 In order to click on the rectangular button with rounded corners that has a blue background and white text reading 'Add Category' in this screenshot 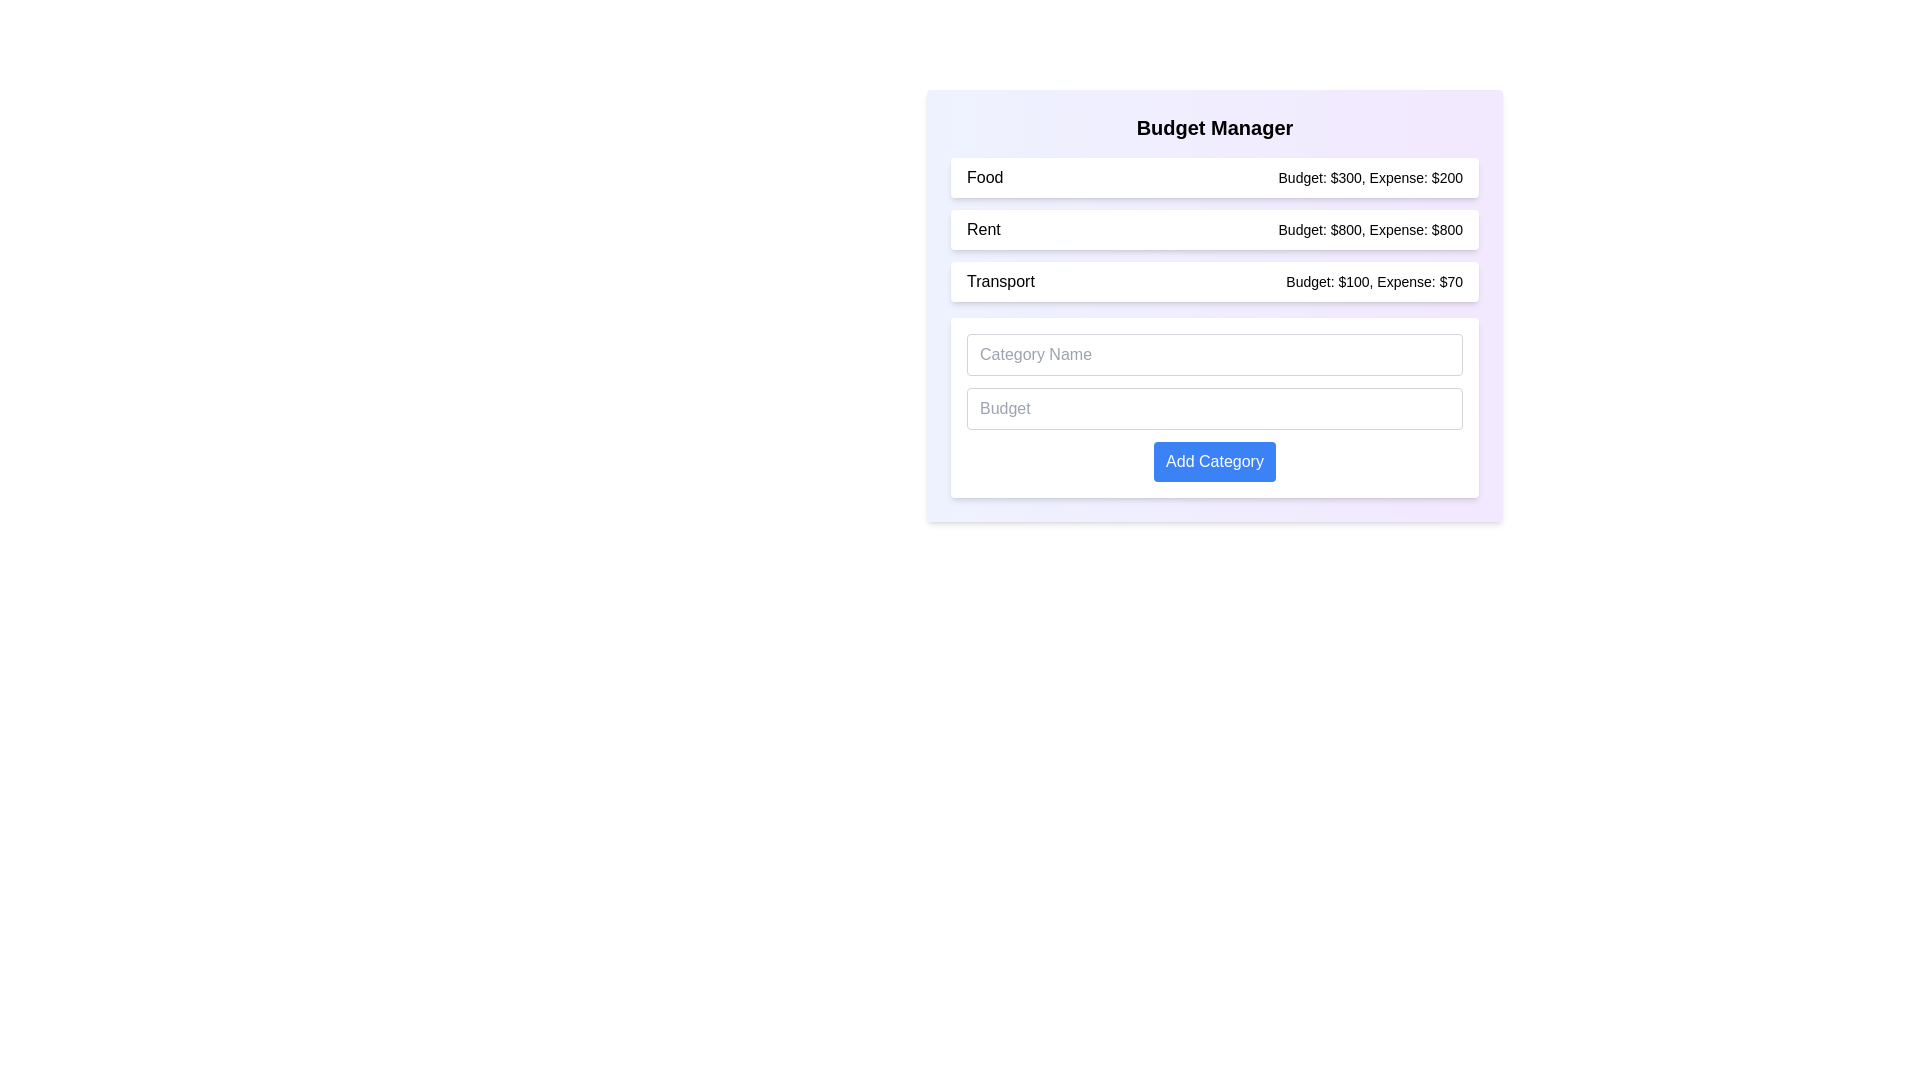, I will do `click(1213, 462)`.